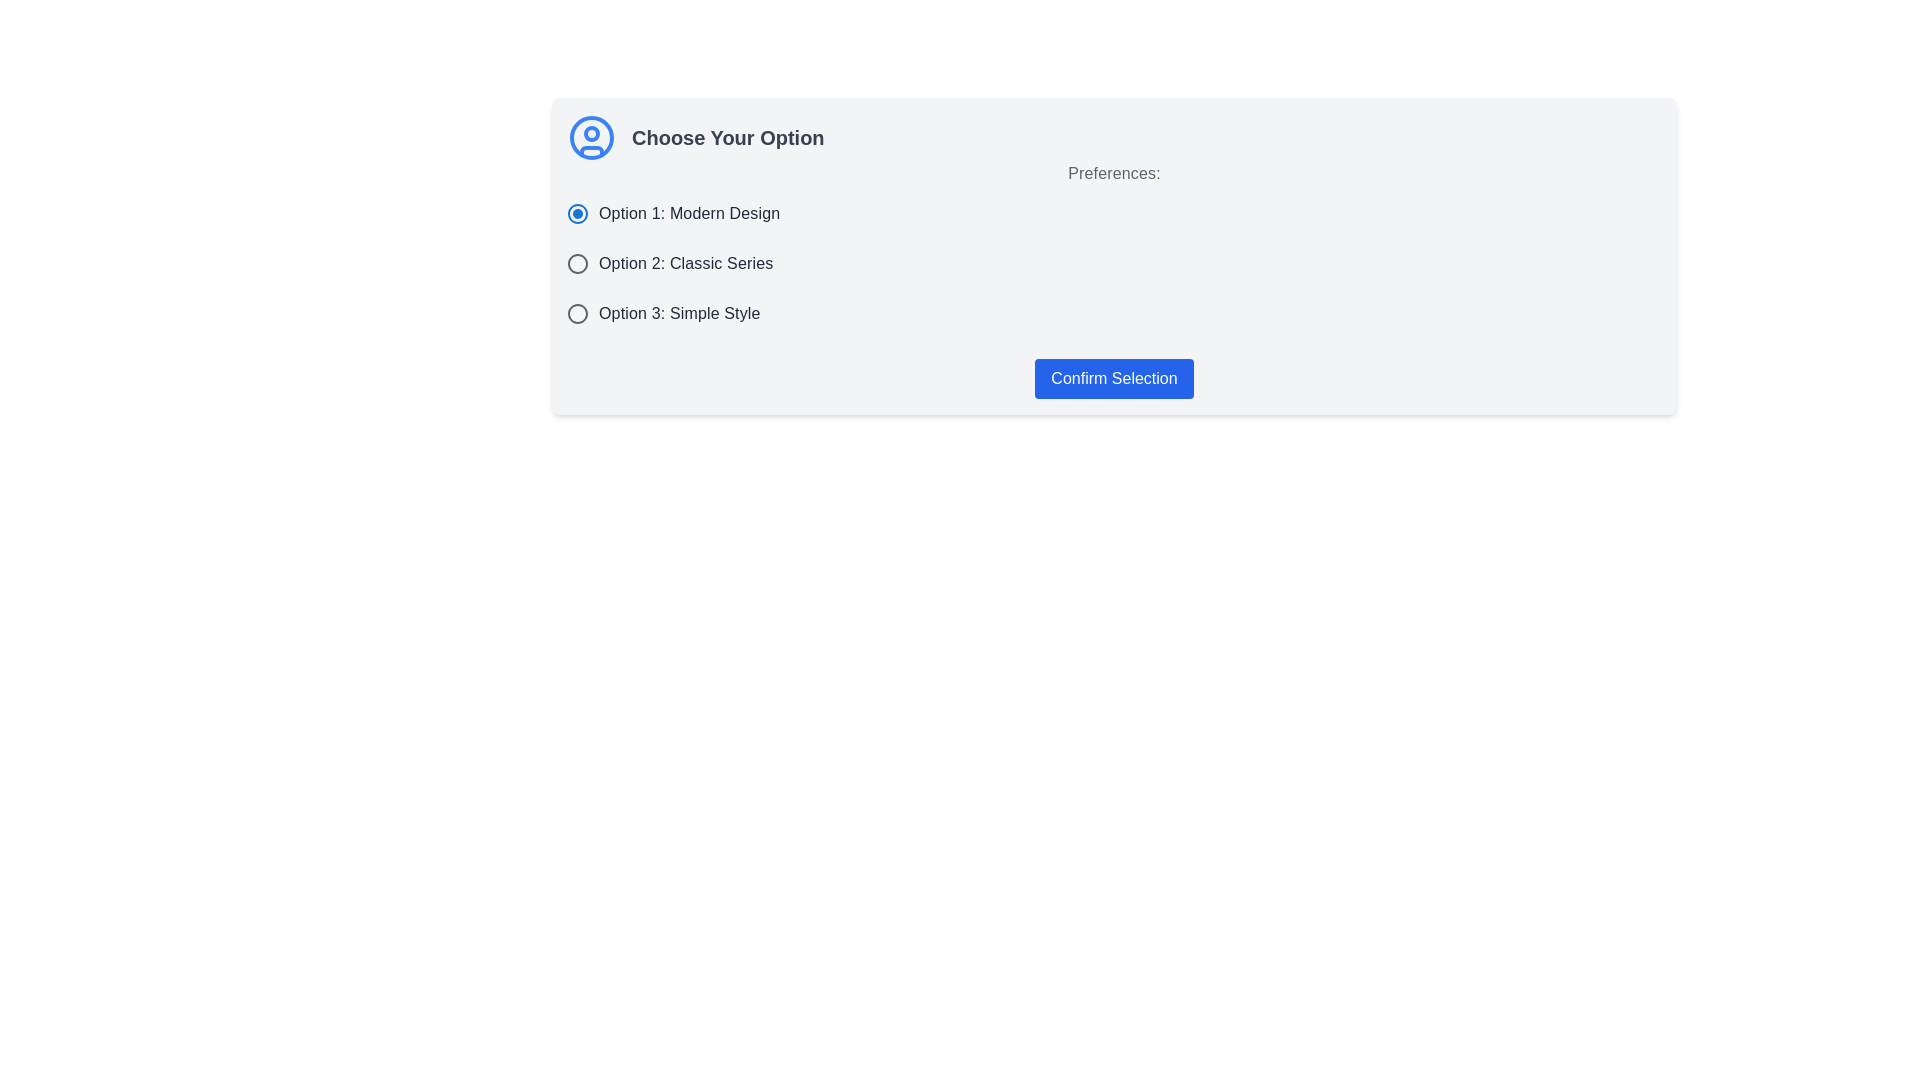  Describe the element at coordinates (686, 262) in the screenshot. I see `label text for the second option in the radio button group, which is positioned between 'Option 1: Modern Design' and 'Option 3: Simple Style'` at that location.